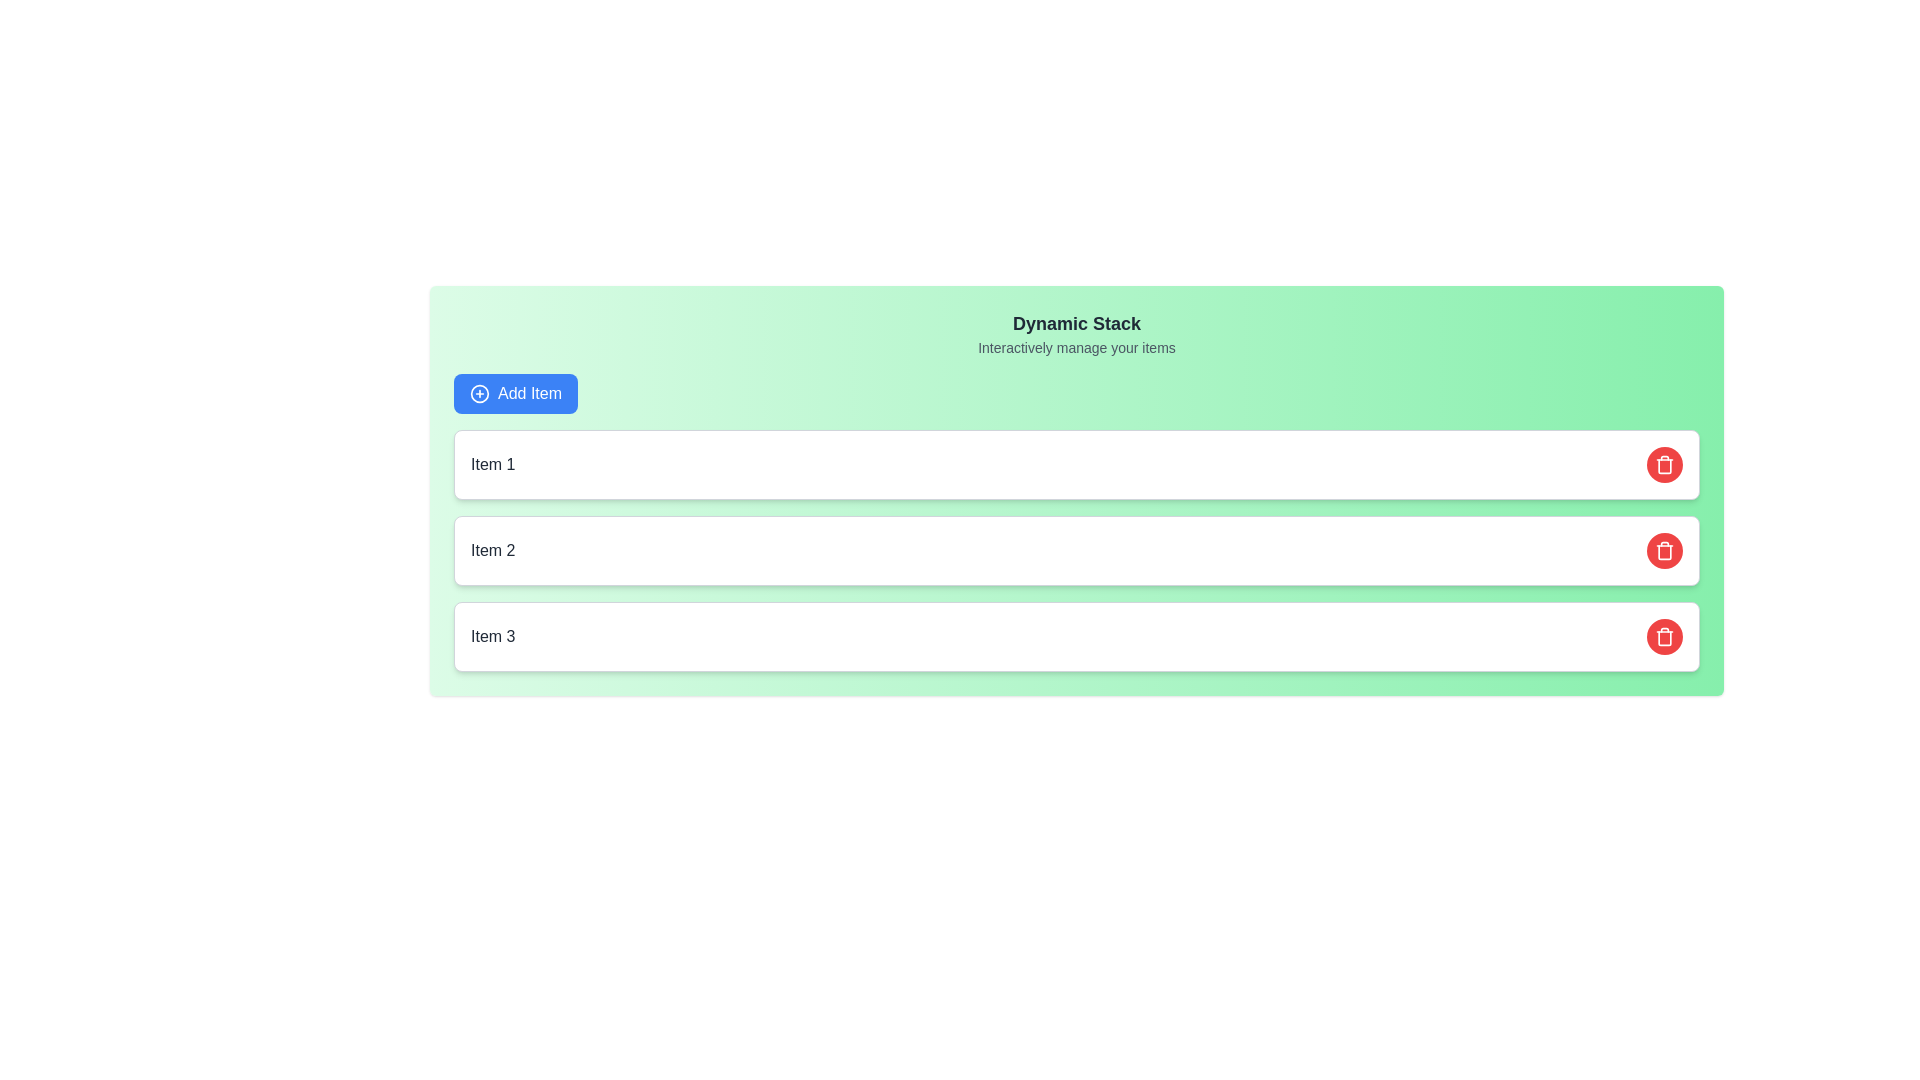  Describe the element at coordinates (480, 393) in the screenshot. I see `the outer circle element of the plus sign icon, which is part of the blue button next to the 'Add Item' text, to interact with the button` at that location.